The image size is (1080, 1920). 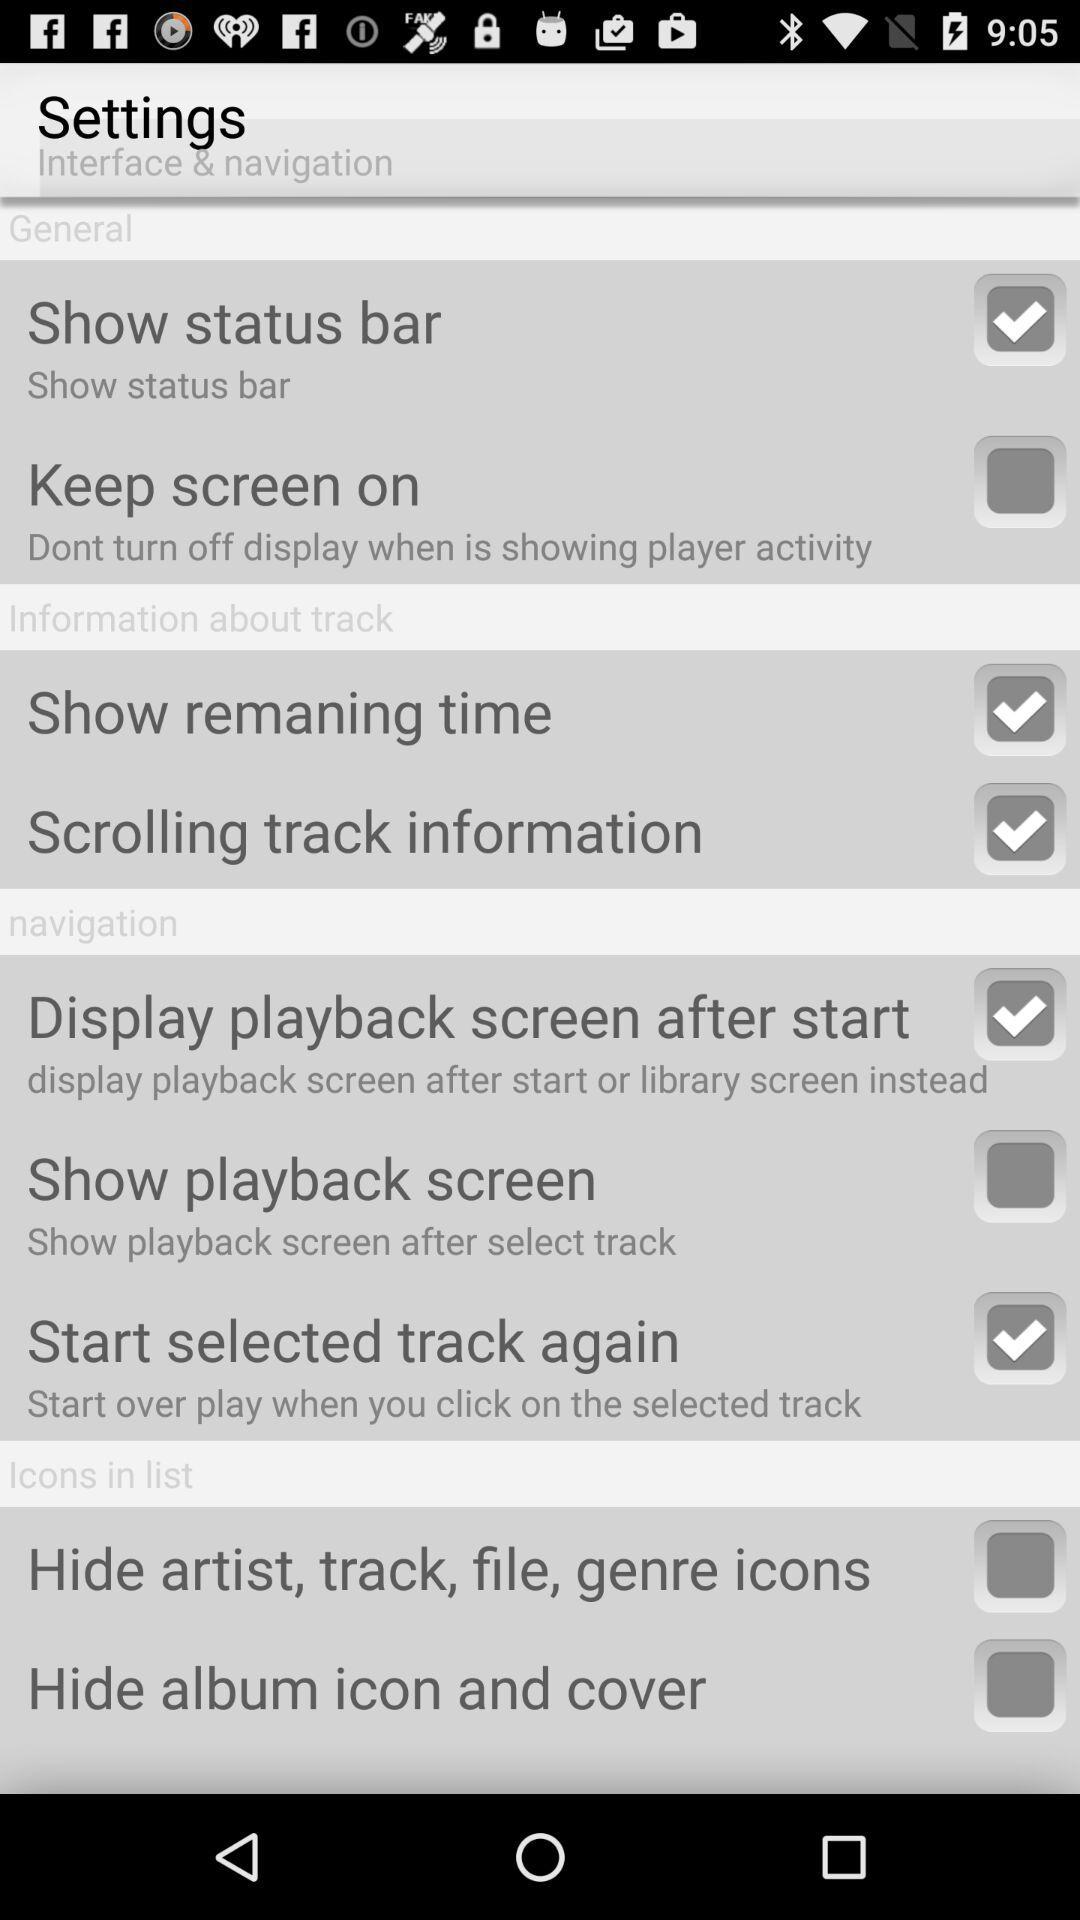 I want to click on keep screen on, so click(x=1020, y=481).